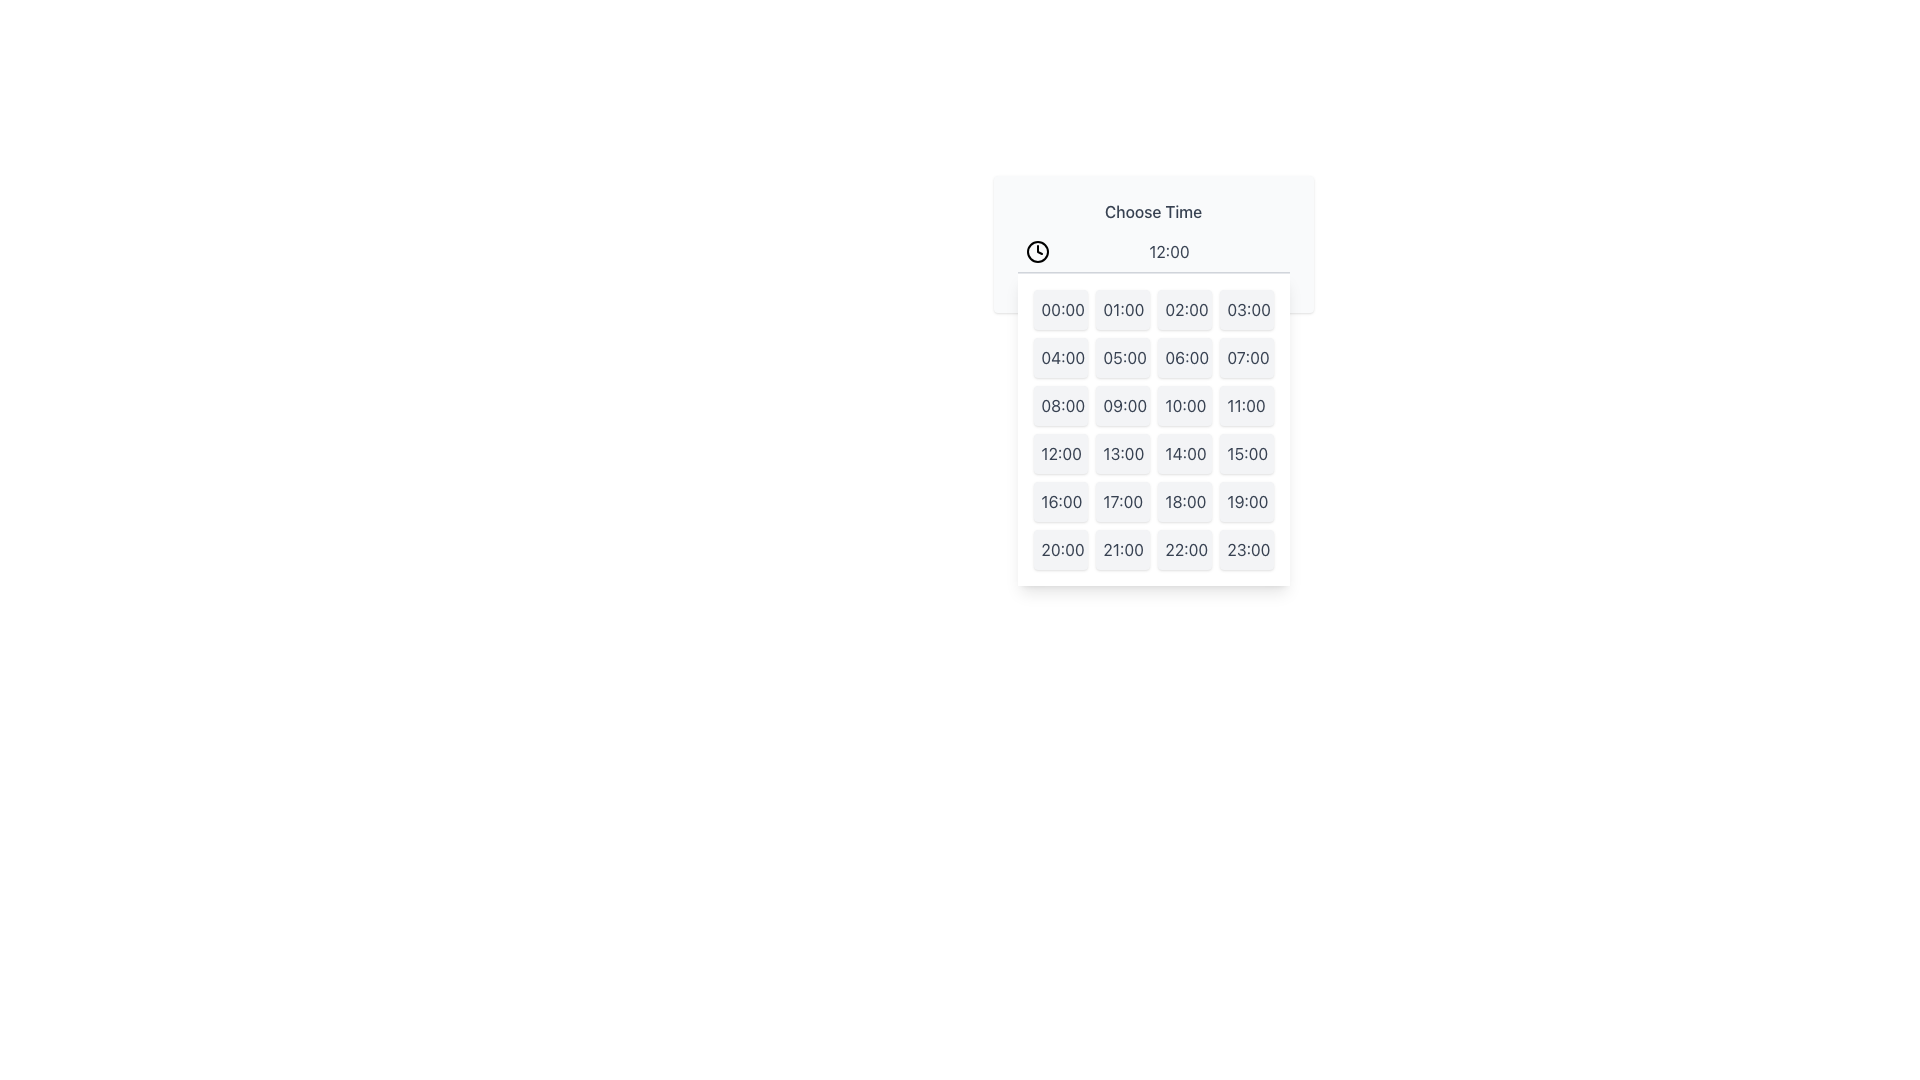 The image size is (1920, 1080). Describe the element at coordinates (1122, 550) in the screenshot. I see `the rectangular button labeled '21:00' in the time picker dropdown` at that location.